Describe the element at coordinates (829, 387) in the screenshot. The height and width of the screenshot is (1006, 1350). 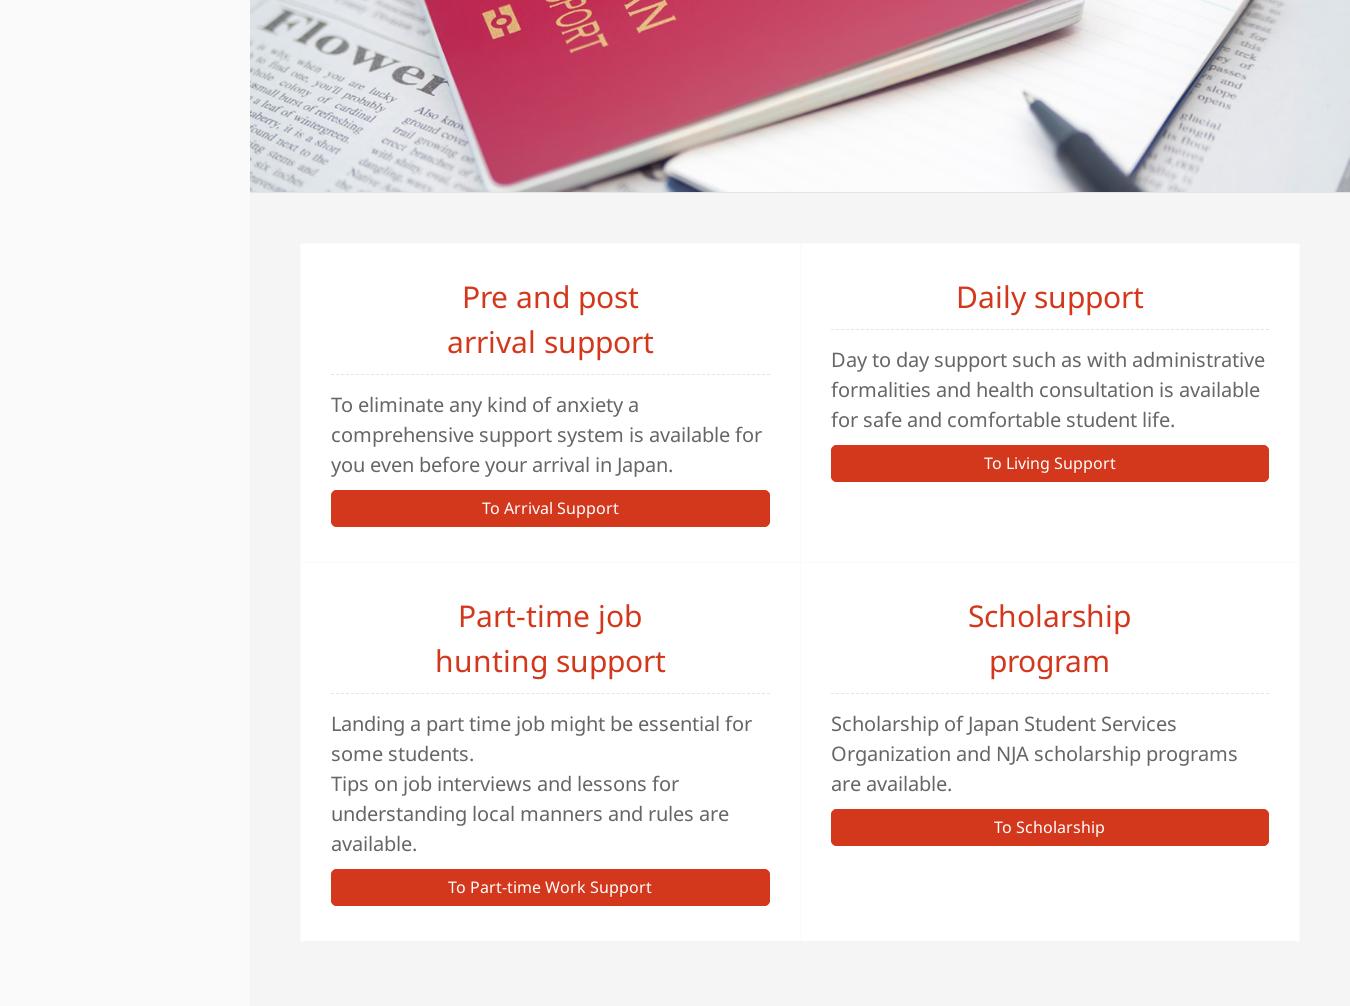
I see `'Day to day support such as with administrative formalities and health consultation is available for safe and comfortable student life.'` at that location.